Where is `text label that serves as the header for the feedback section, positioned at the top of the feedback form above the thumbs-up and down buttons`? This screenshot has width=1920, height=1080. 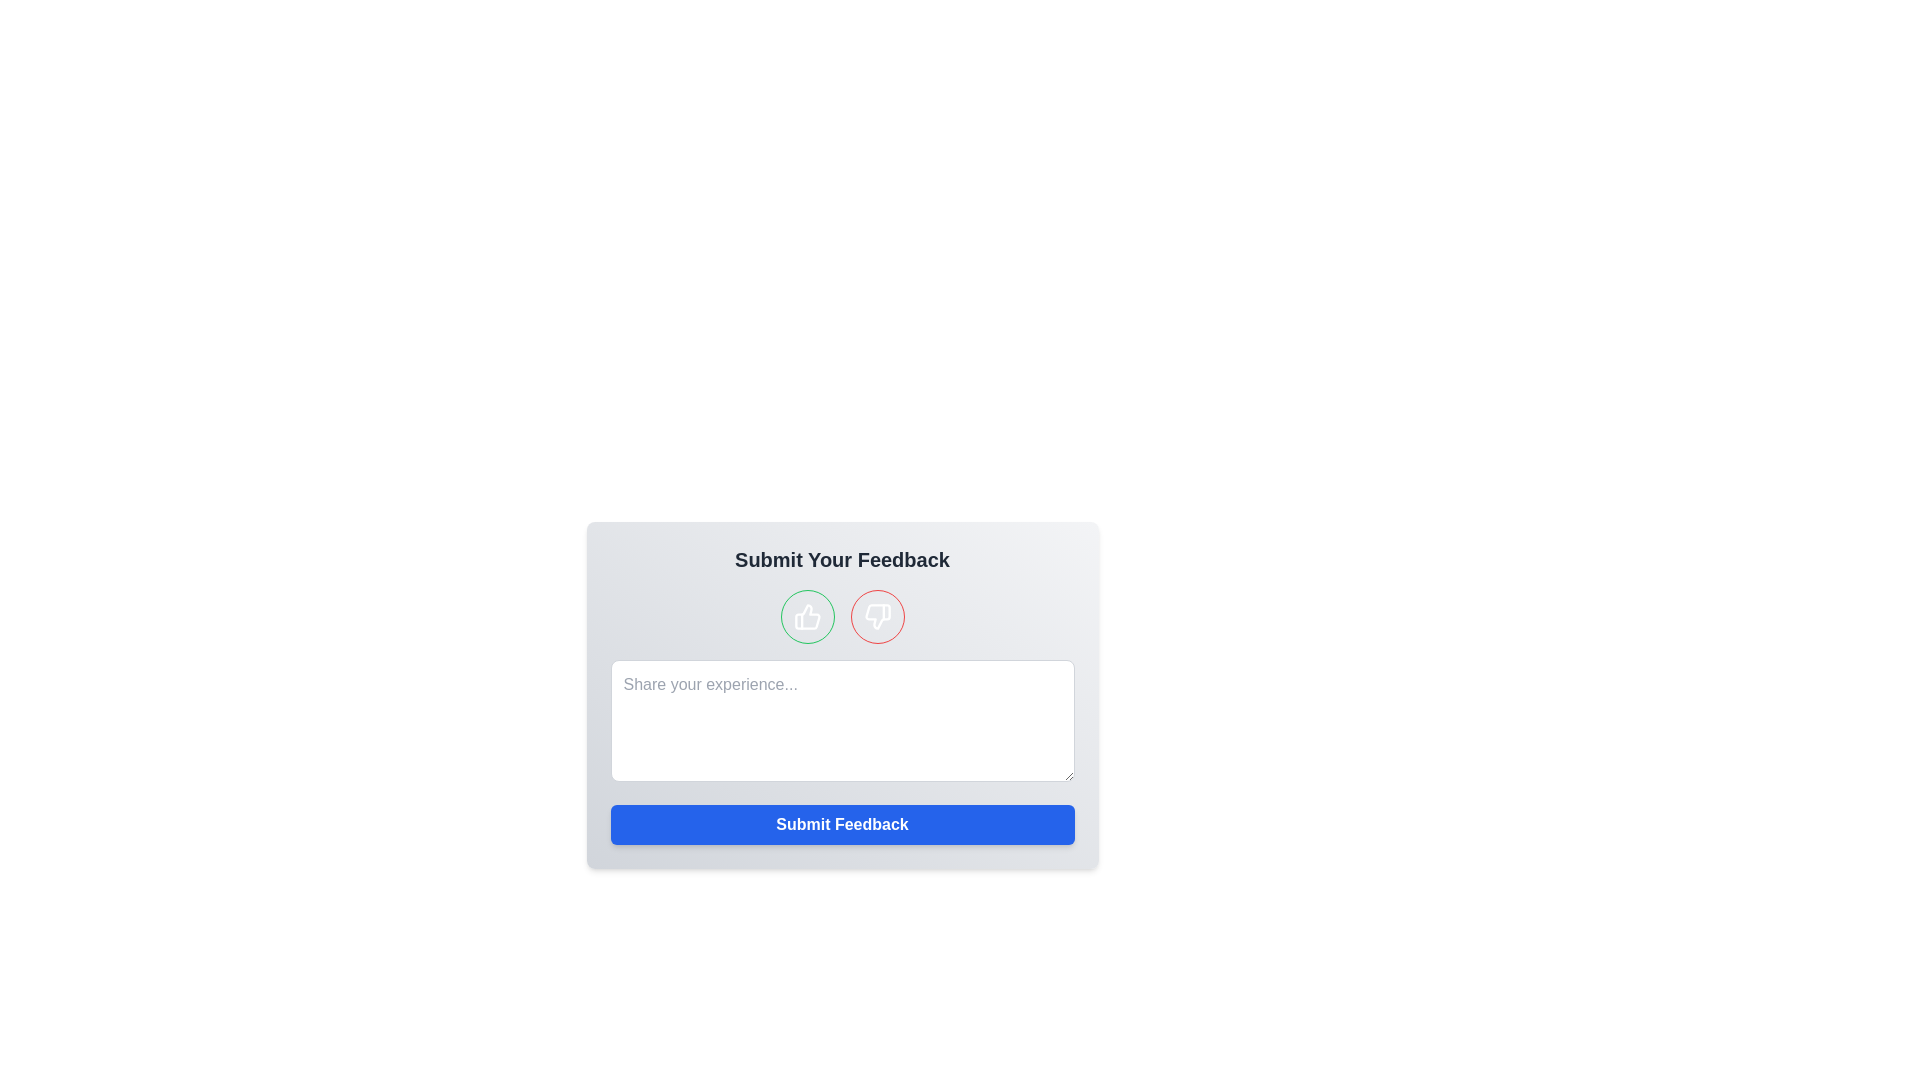 text label that serves as the header for the feedback section, positioned at the top of the feedback form above the thumbs-up and down buttons is located at coordinates (842, 559).